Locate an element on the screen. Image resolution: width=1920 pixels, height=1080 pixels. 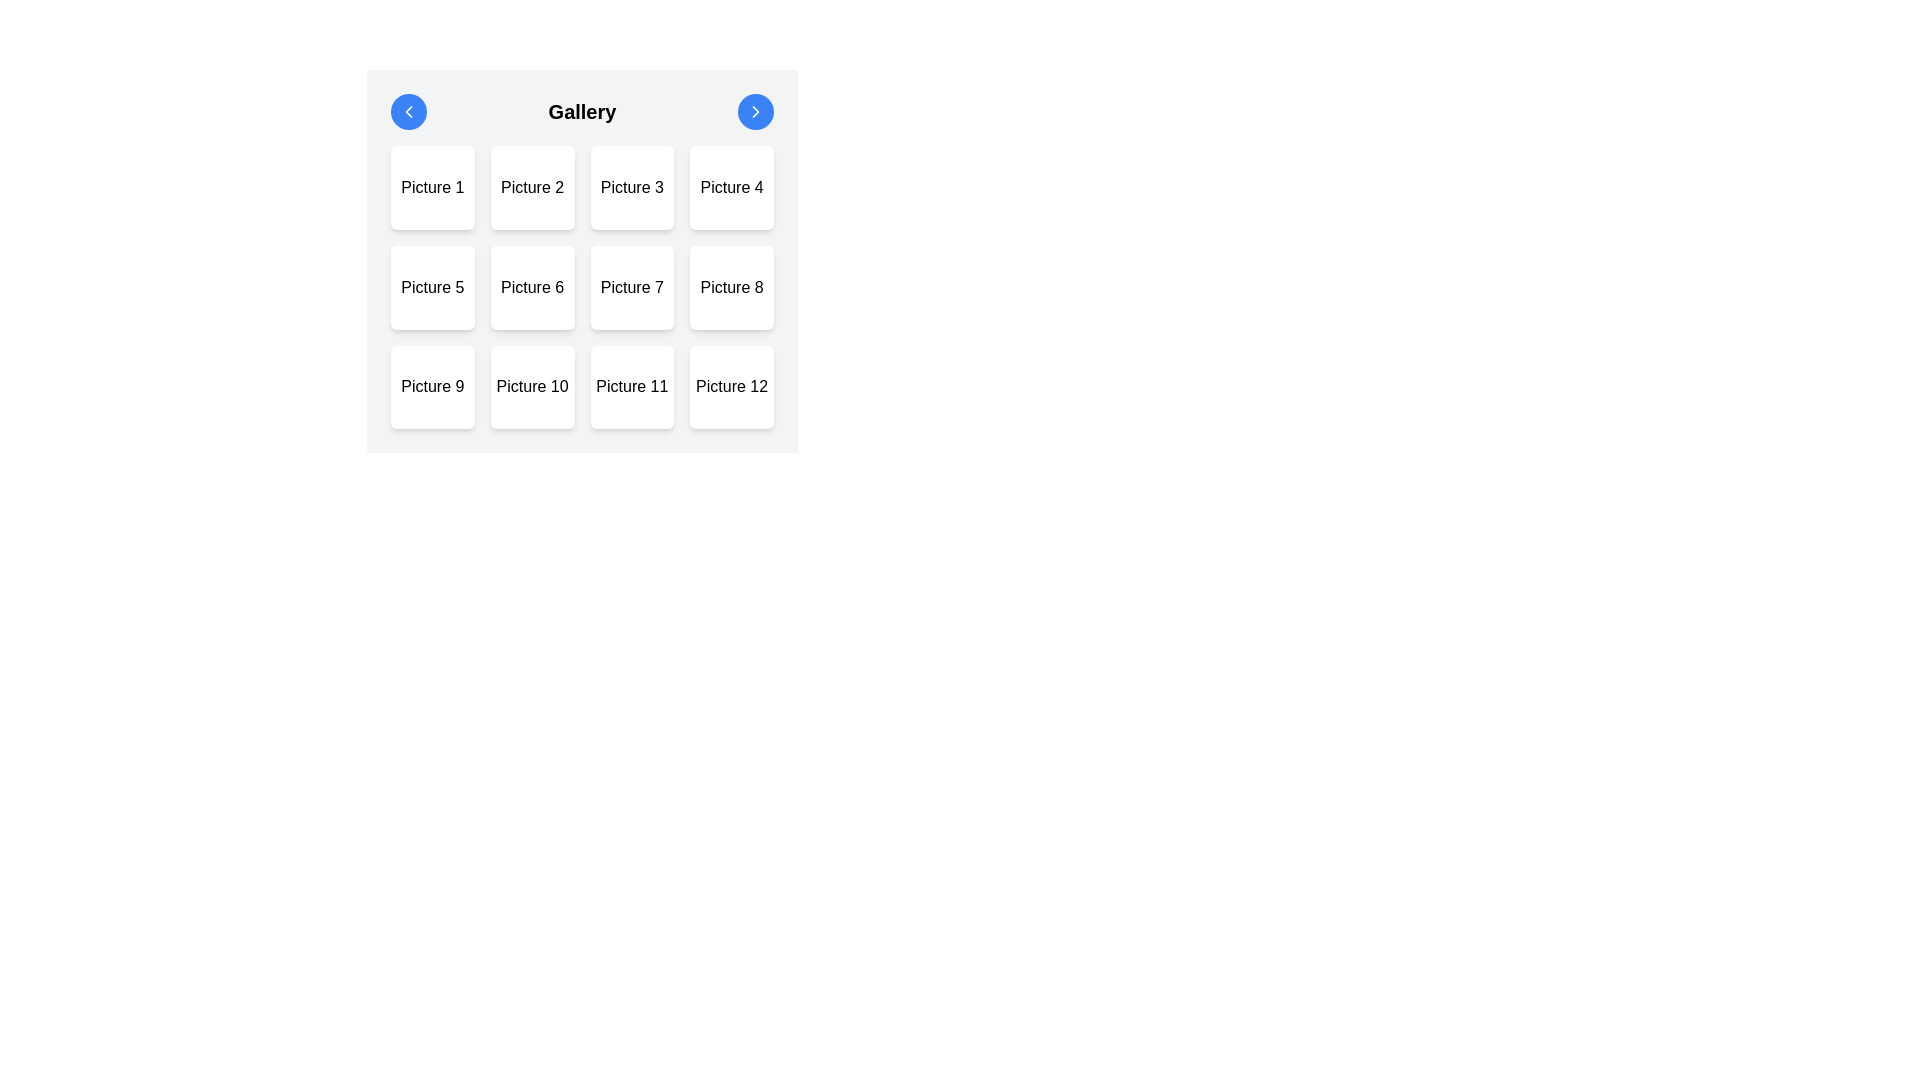
the button-like grid item labeled 'Picture 5', which is a square box with a white background and black text, located in the second row and first column of a 4x3 grid layout is located at coordinates (431, 287).